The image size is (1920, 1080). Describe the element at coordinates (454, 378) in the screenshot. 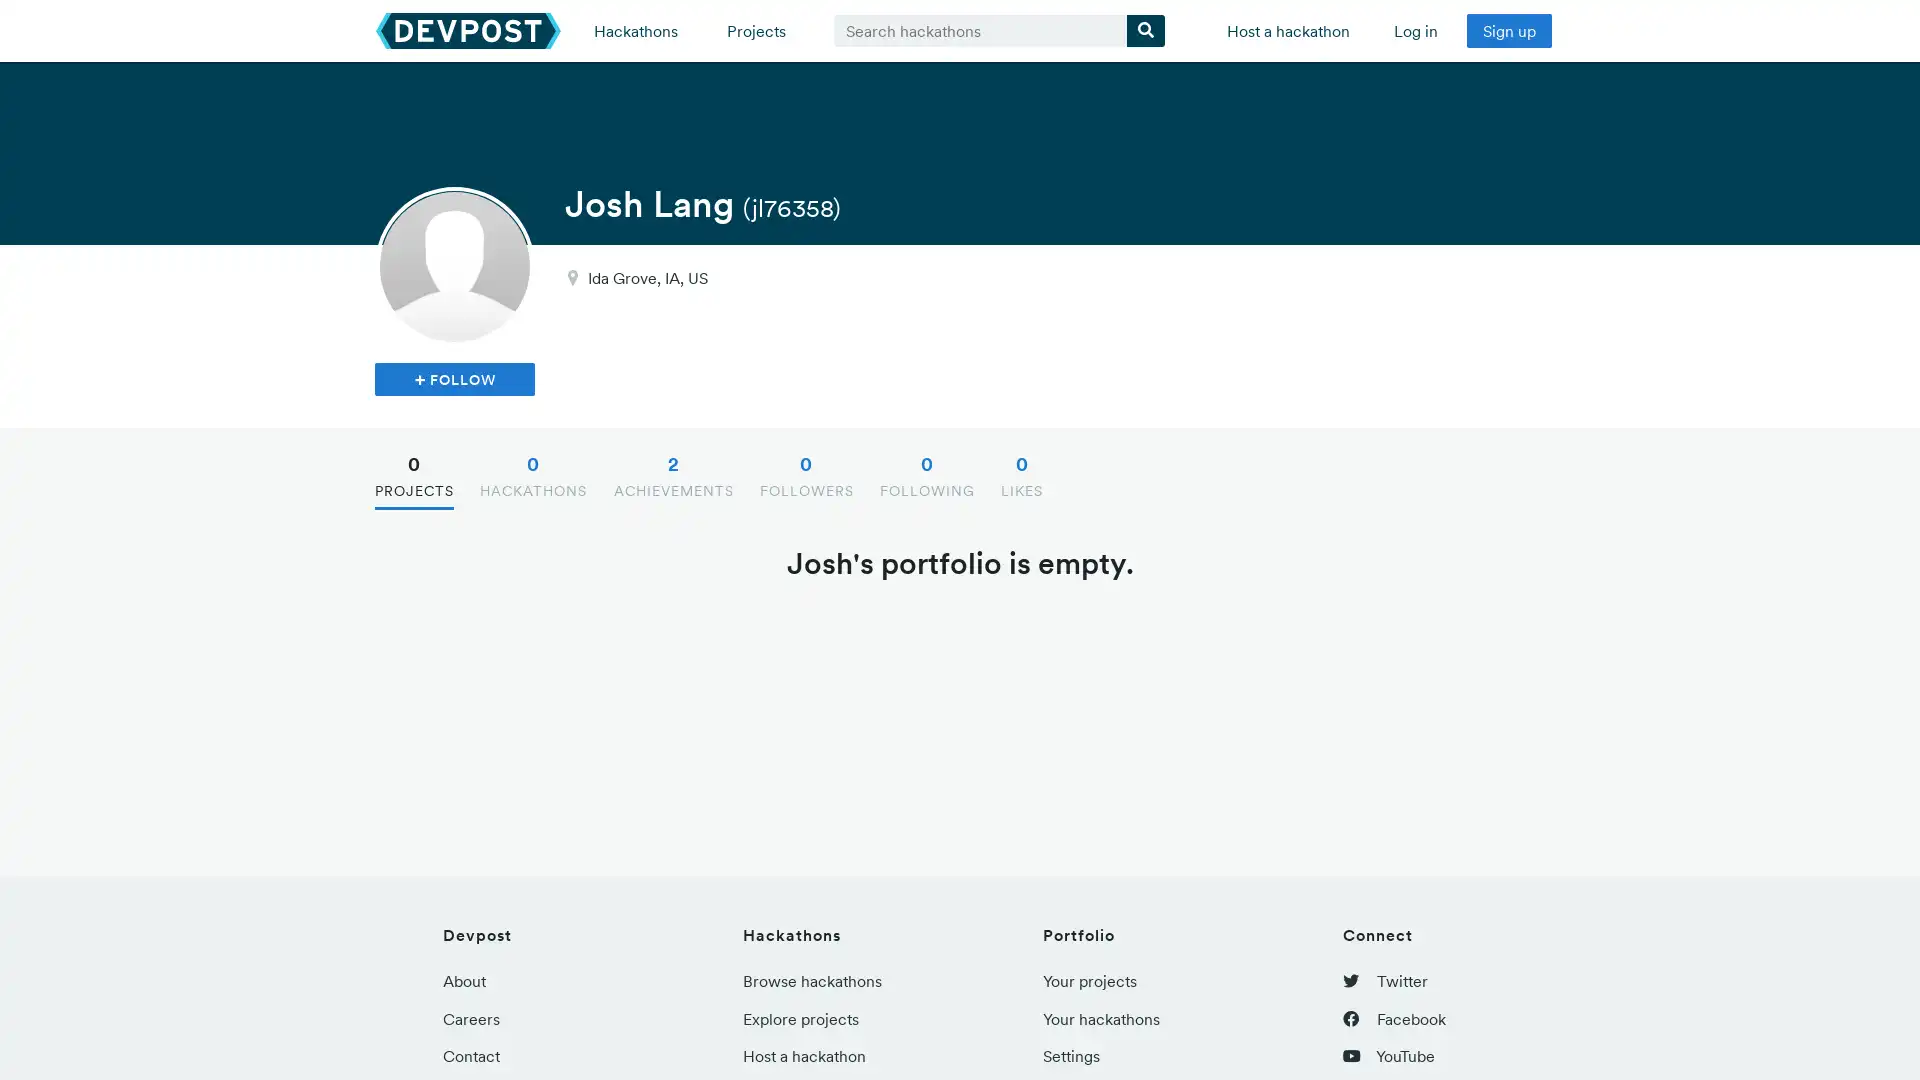

I see `+ FOLLOW` at that location.